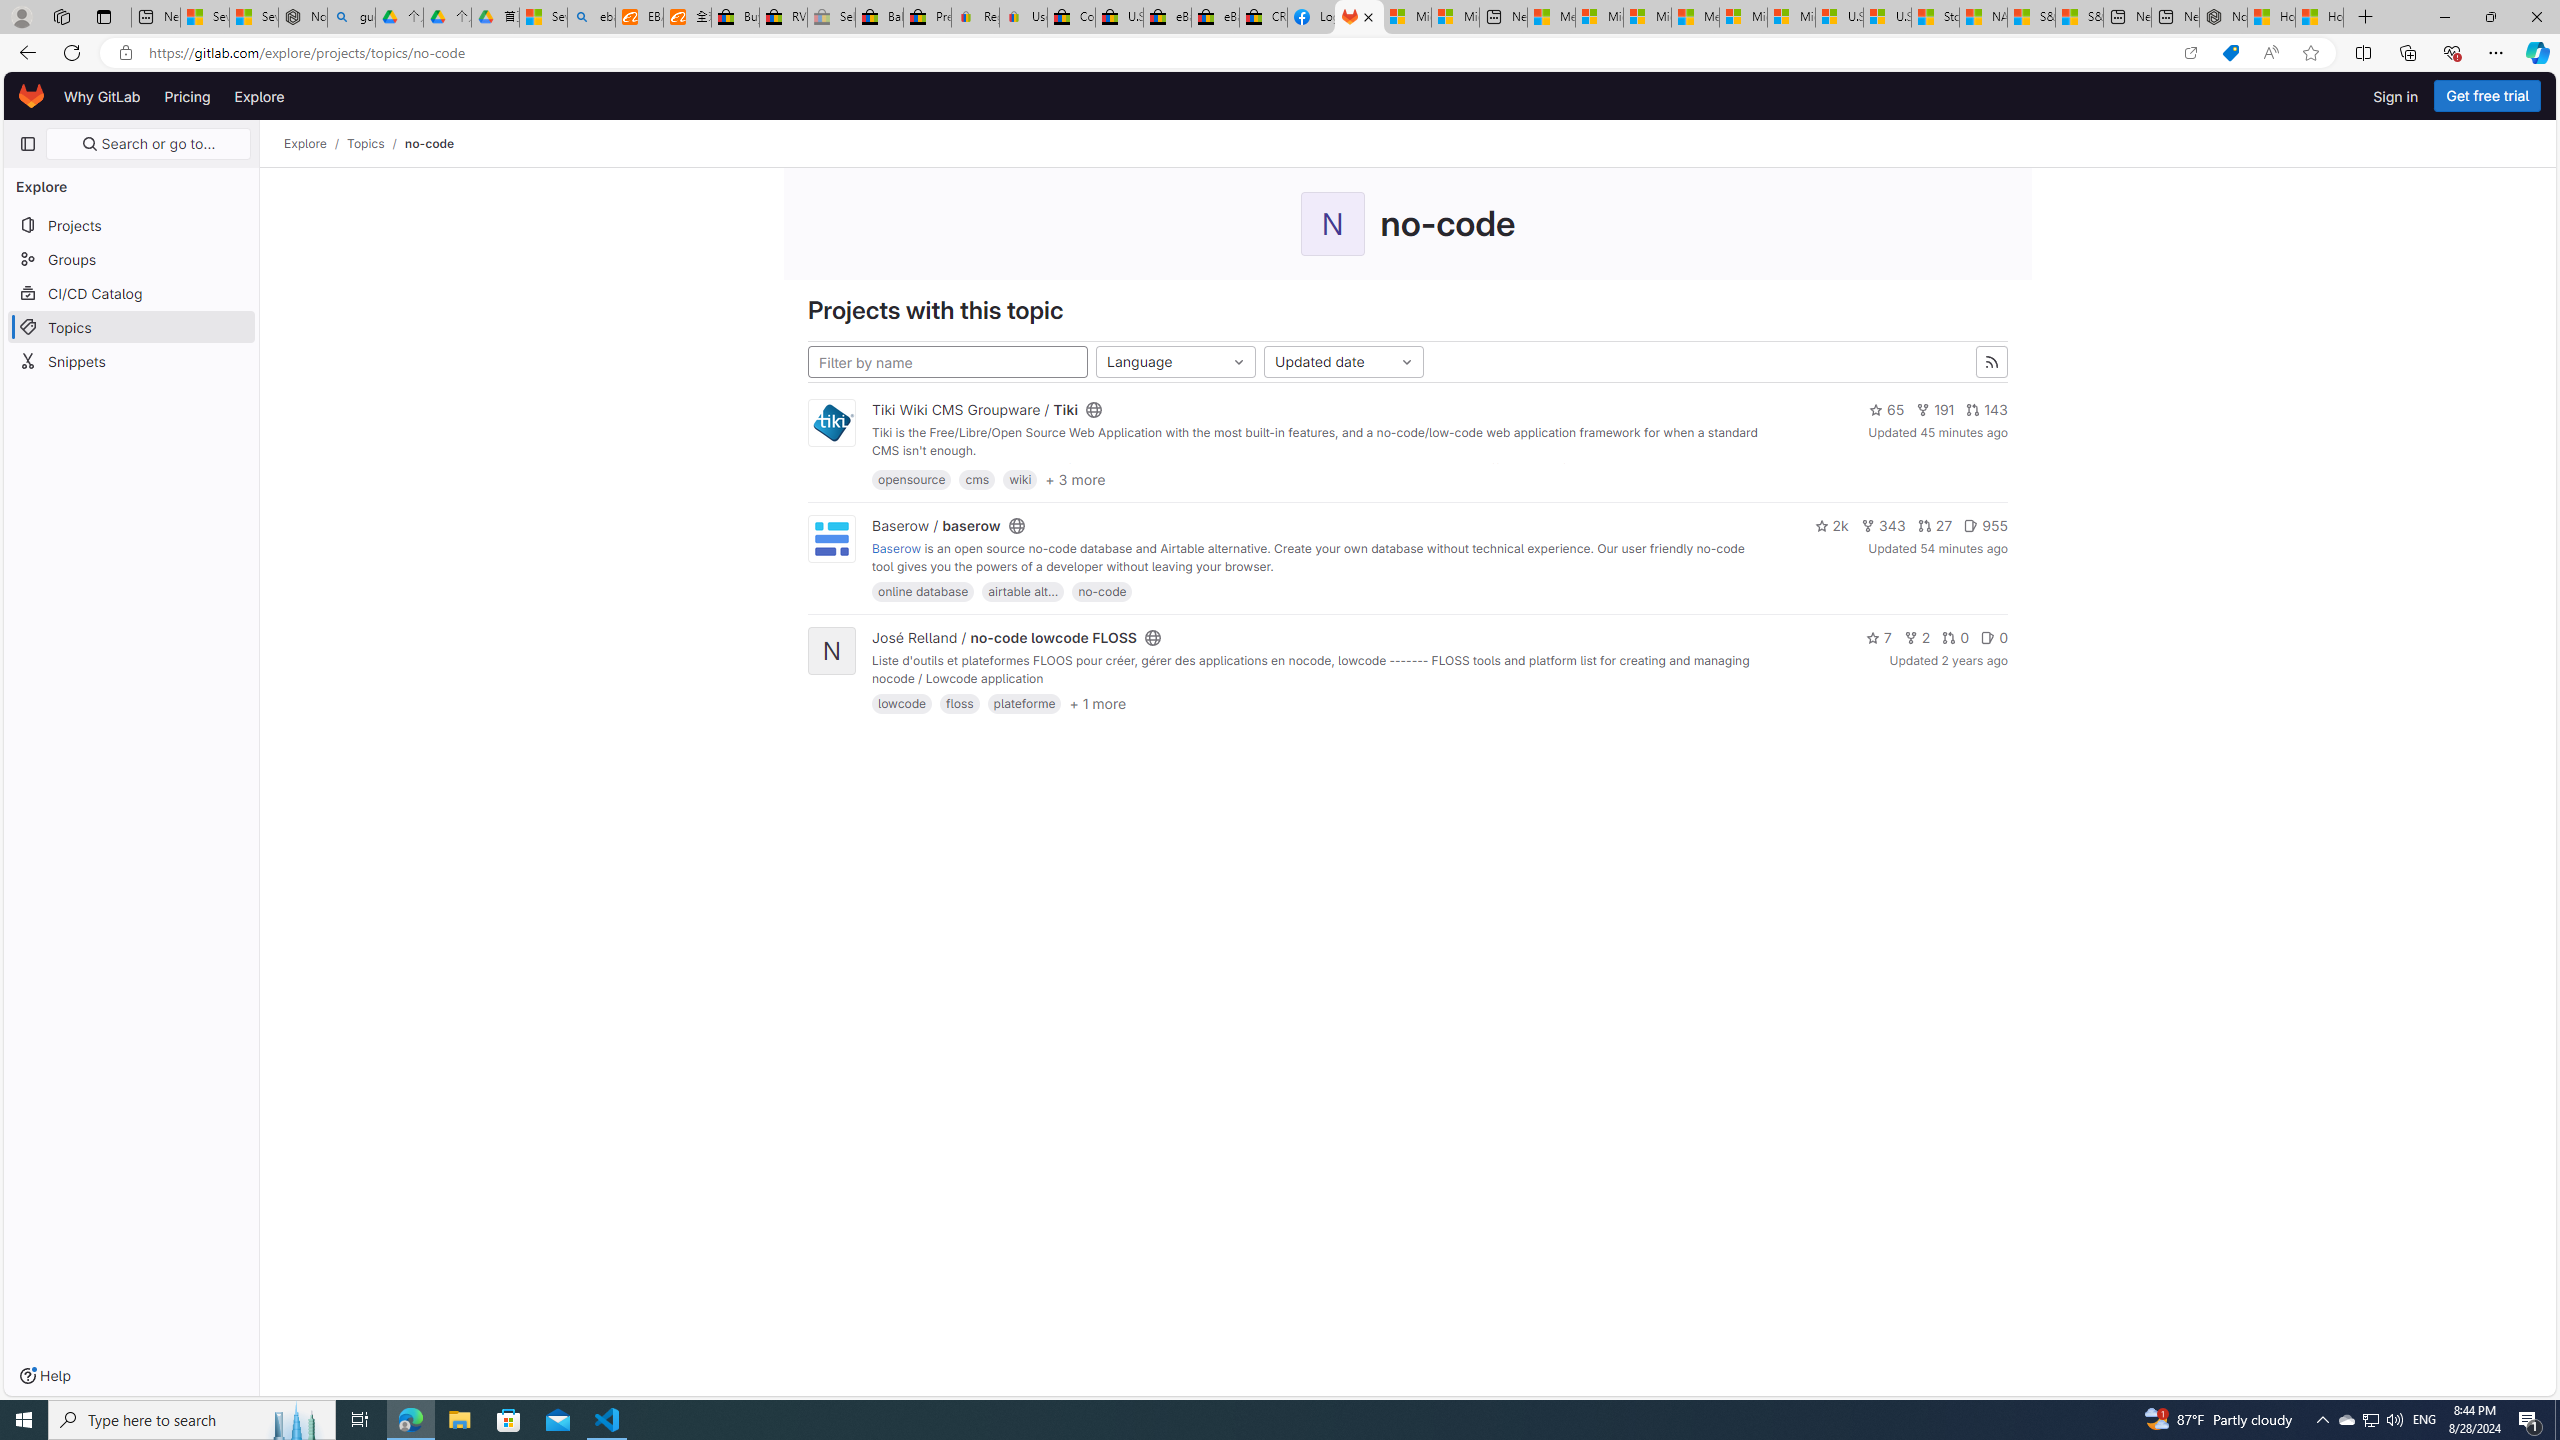 The image size is (2560, 1440). Describe the element at coordinates (947, 361) in the screenshot. I see `'Filter by name'` at that location.